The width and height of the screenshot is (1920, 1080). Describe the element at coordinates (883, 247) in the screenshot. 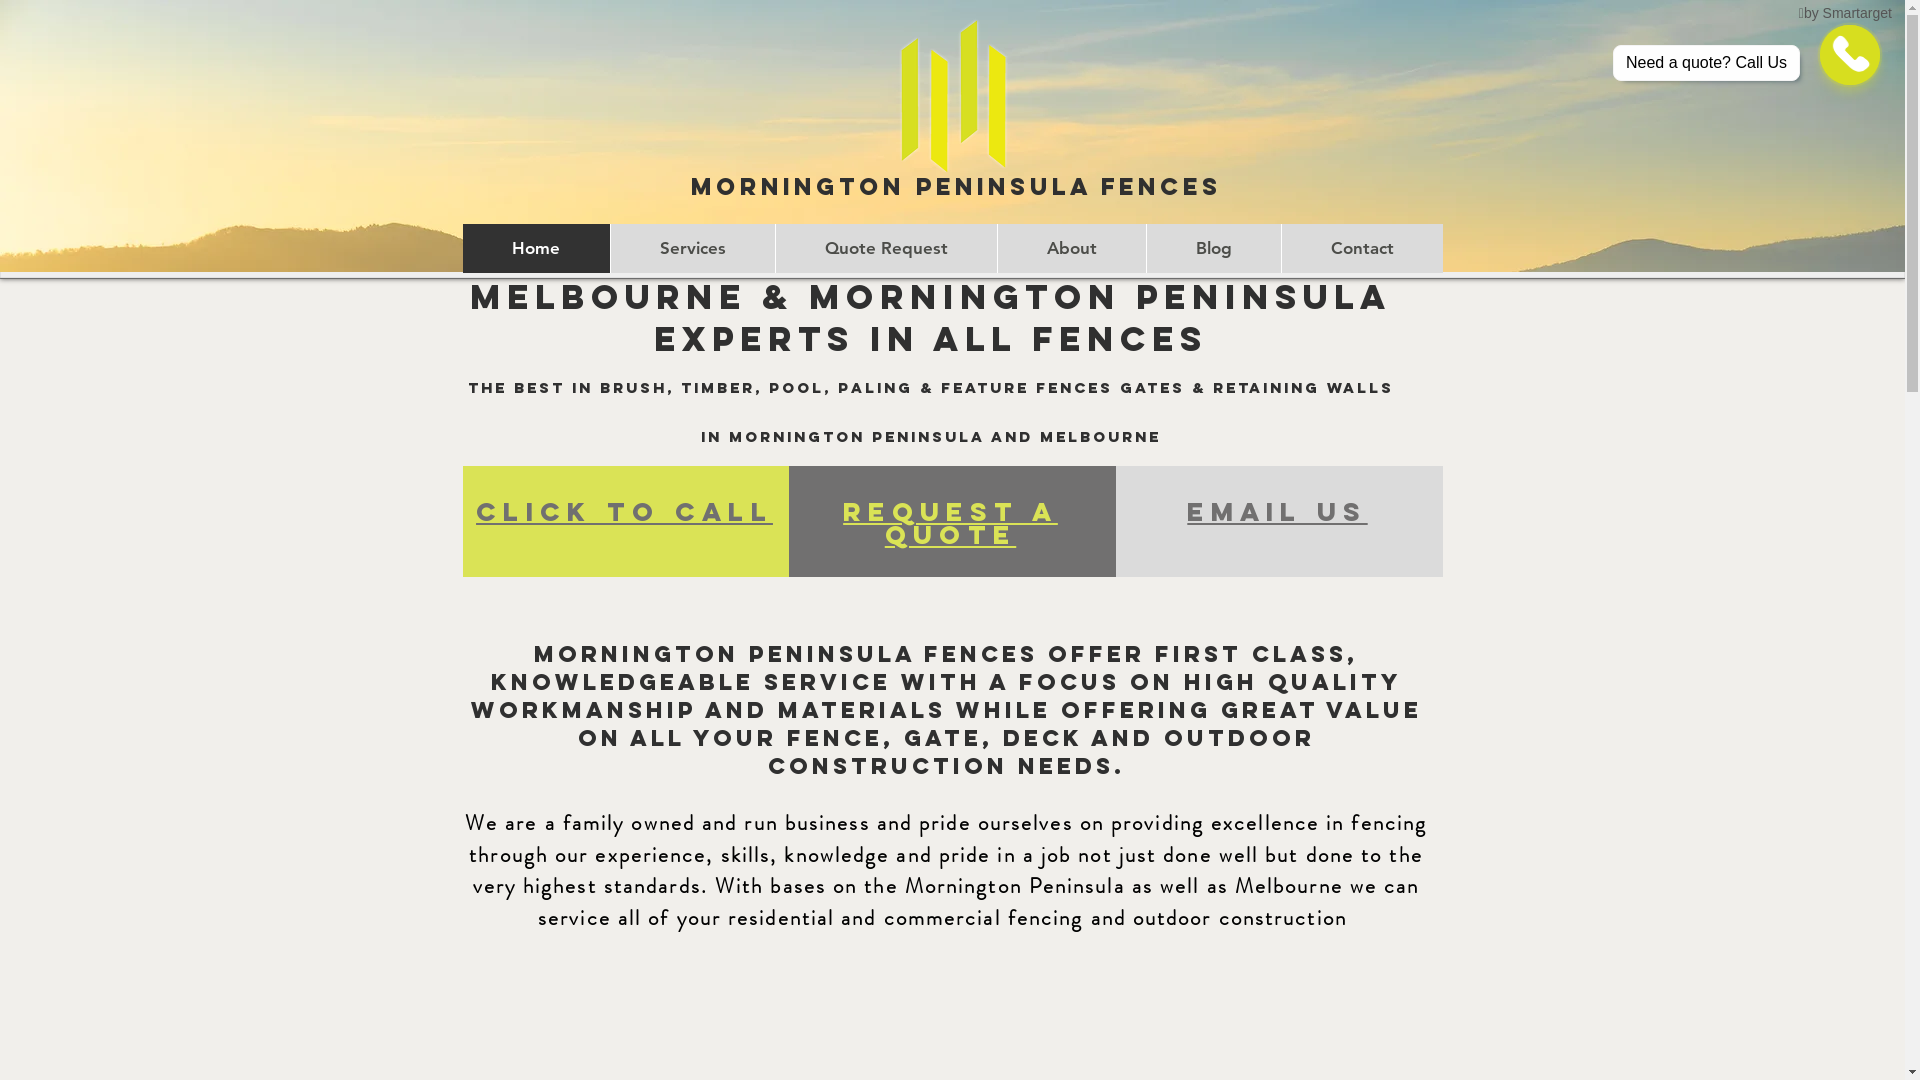

I see `'Quote Request'` at that location.